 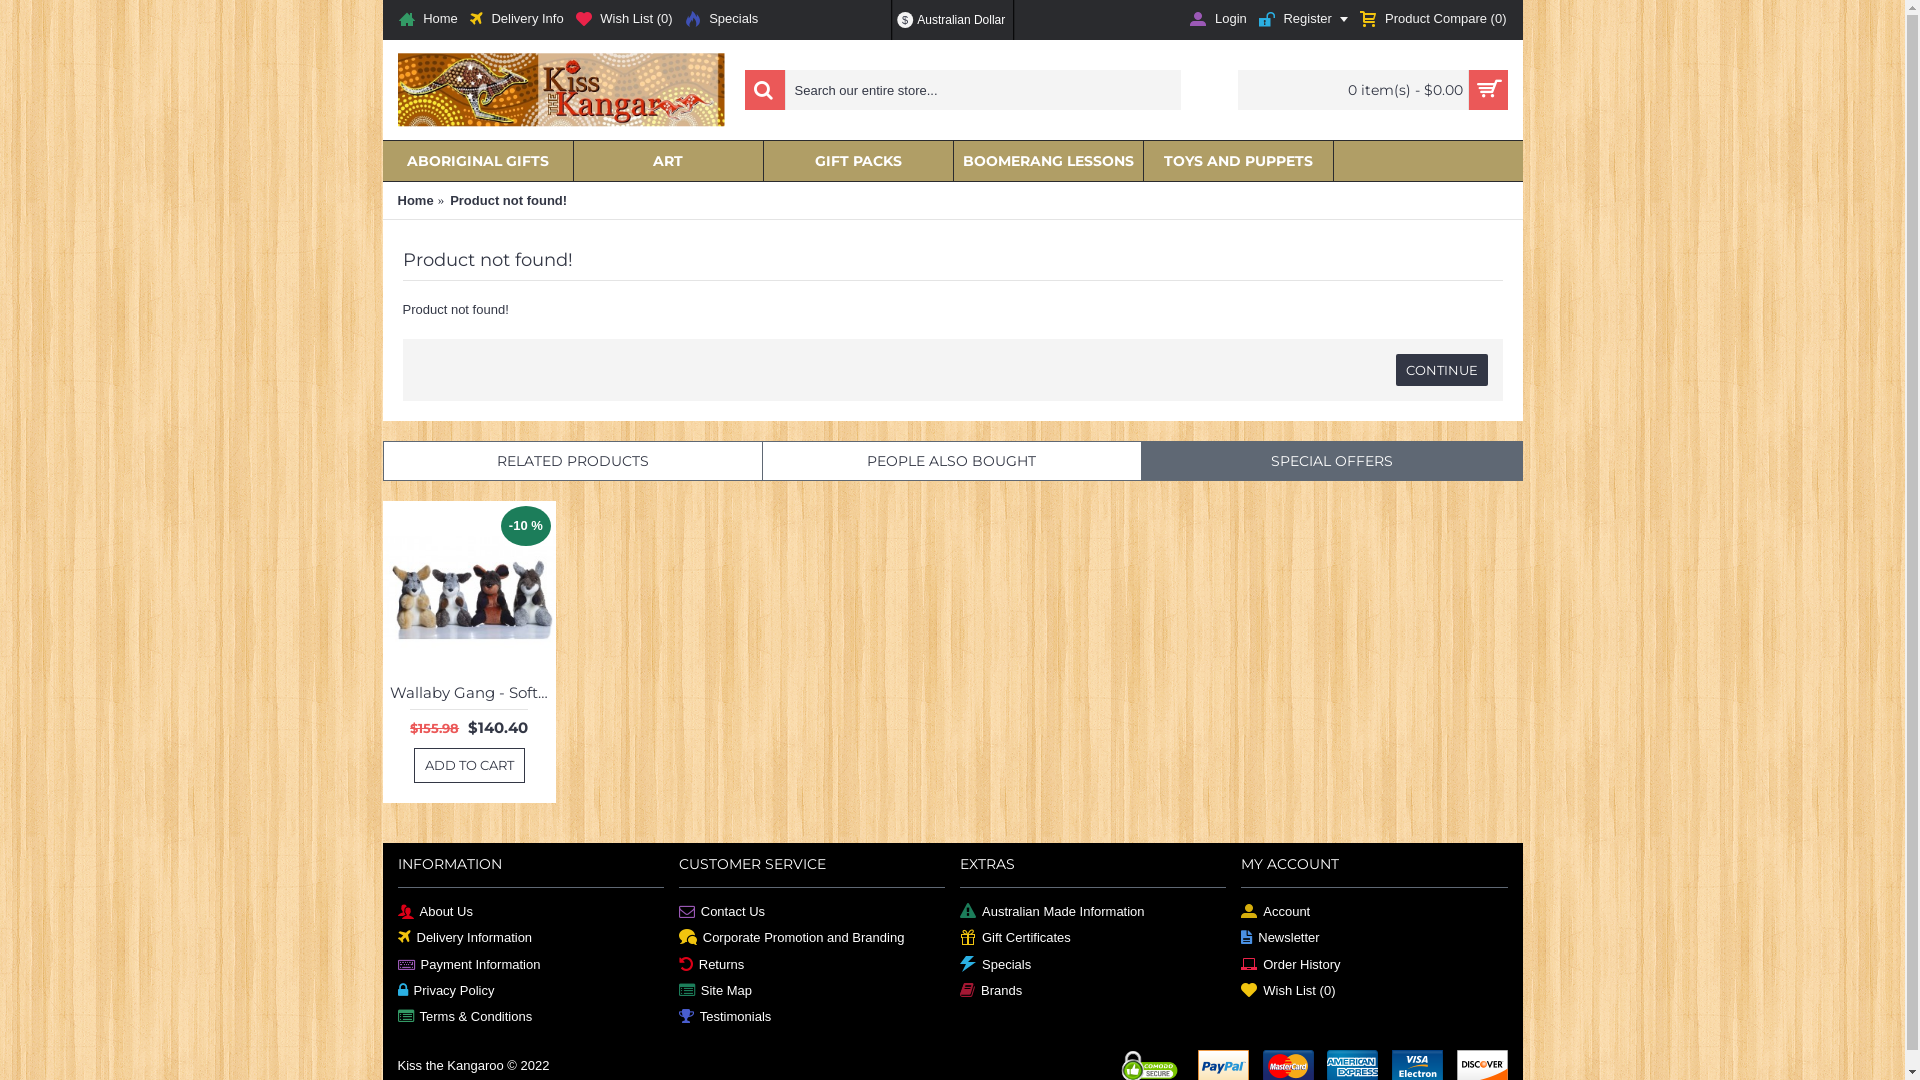 I want to click on 'Kiss the Kangaroo', so click(x=560, y=88).